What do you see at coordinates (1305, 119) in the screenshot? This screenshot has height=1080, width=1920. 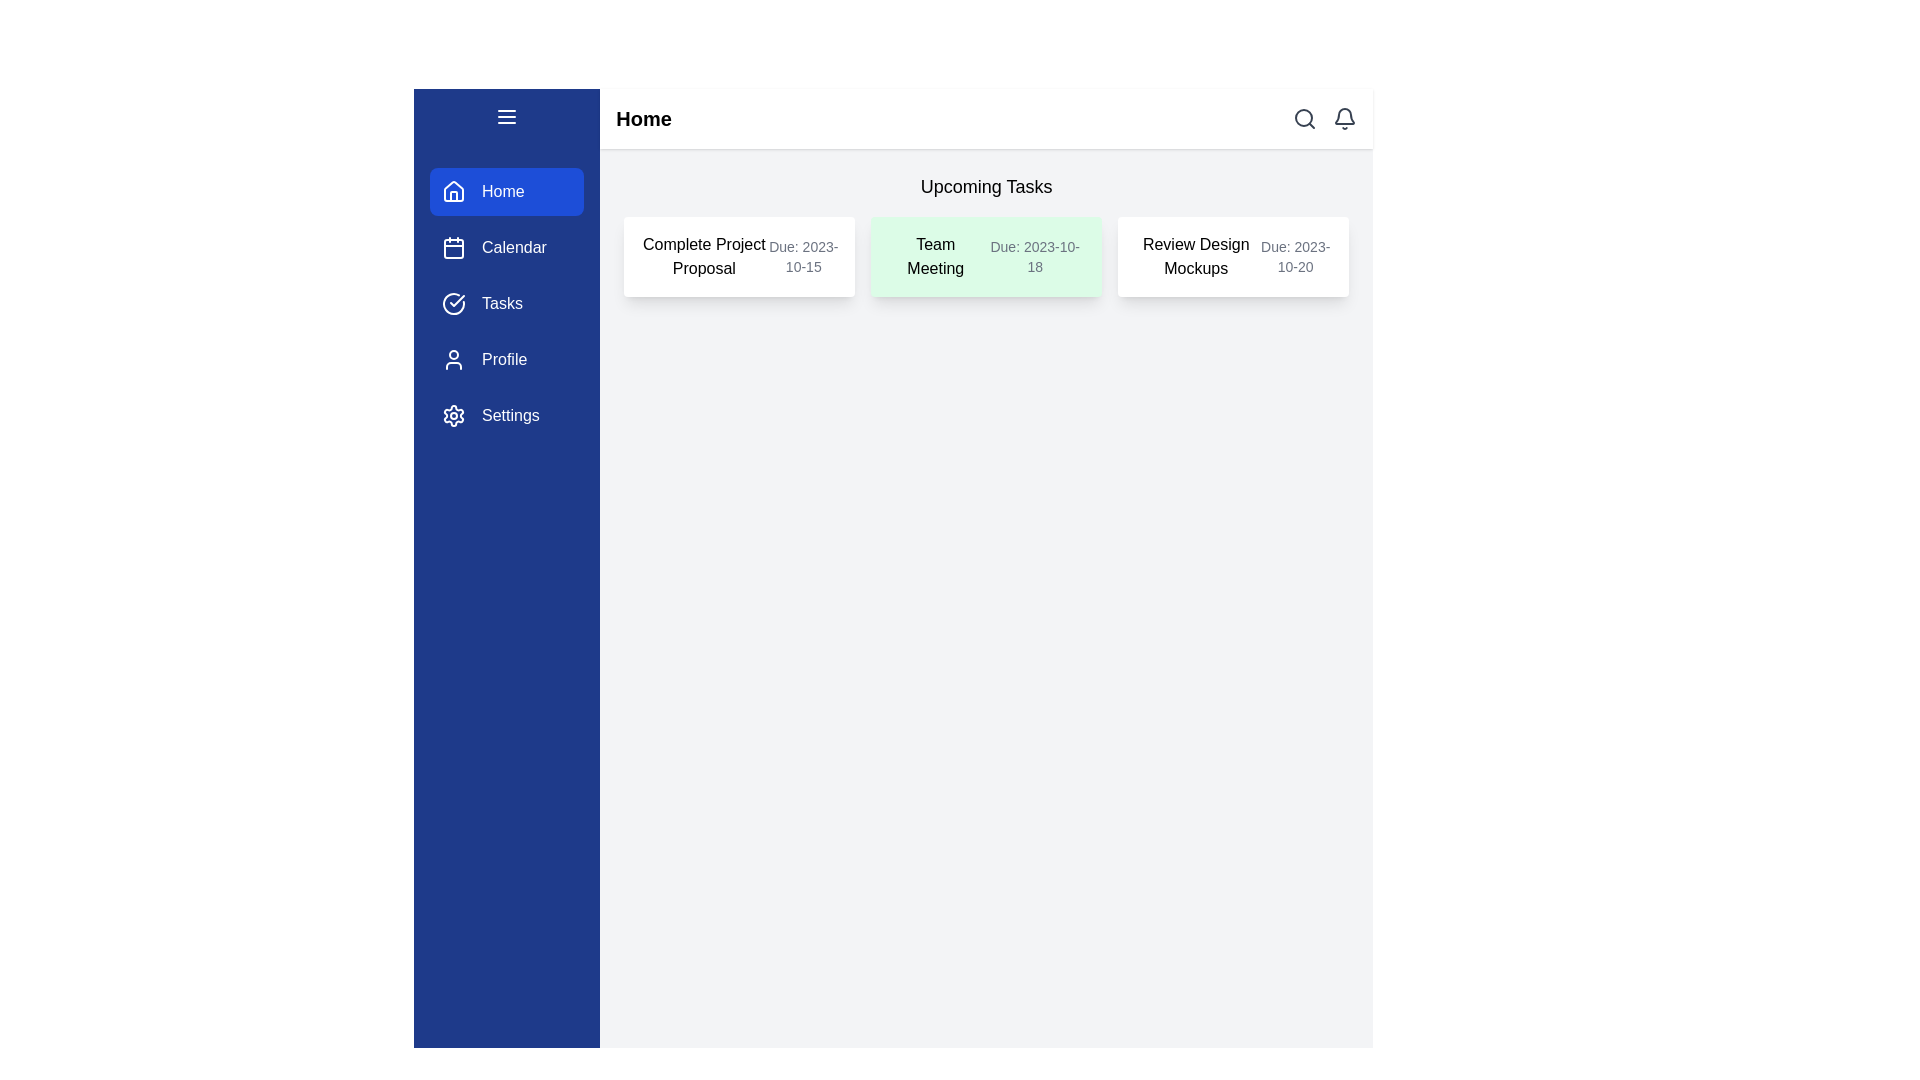 I see `the search button represented by a gray magnifying glass icon located` at bounding box center [1305, 119].